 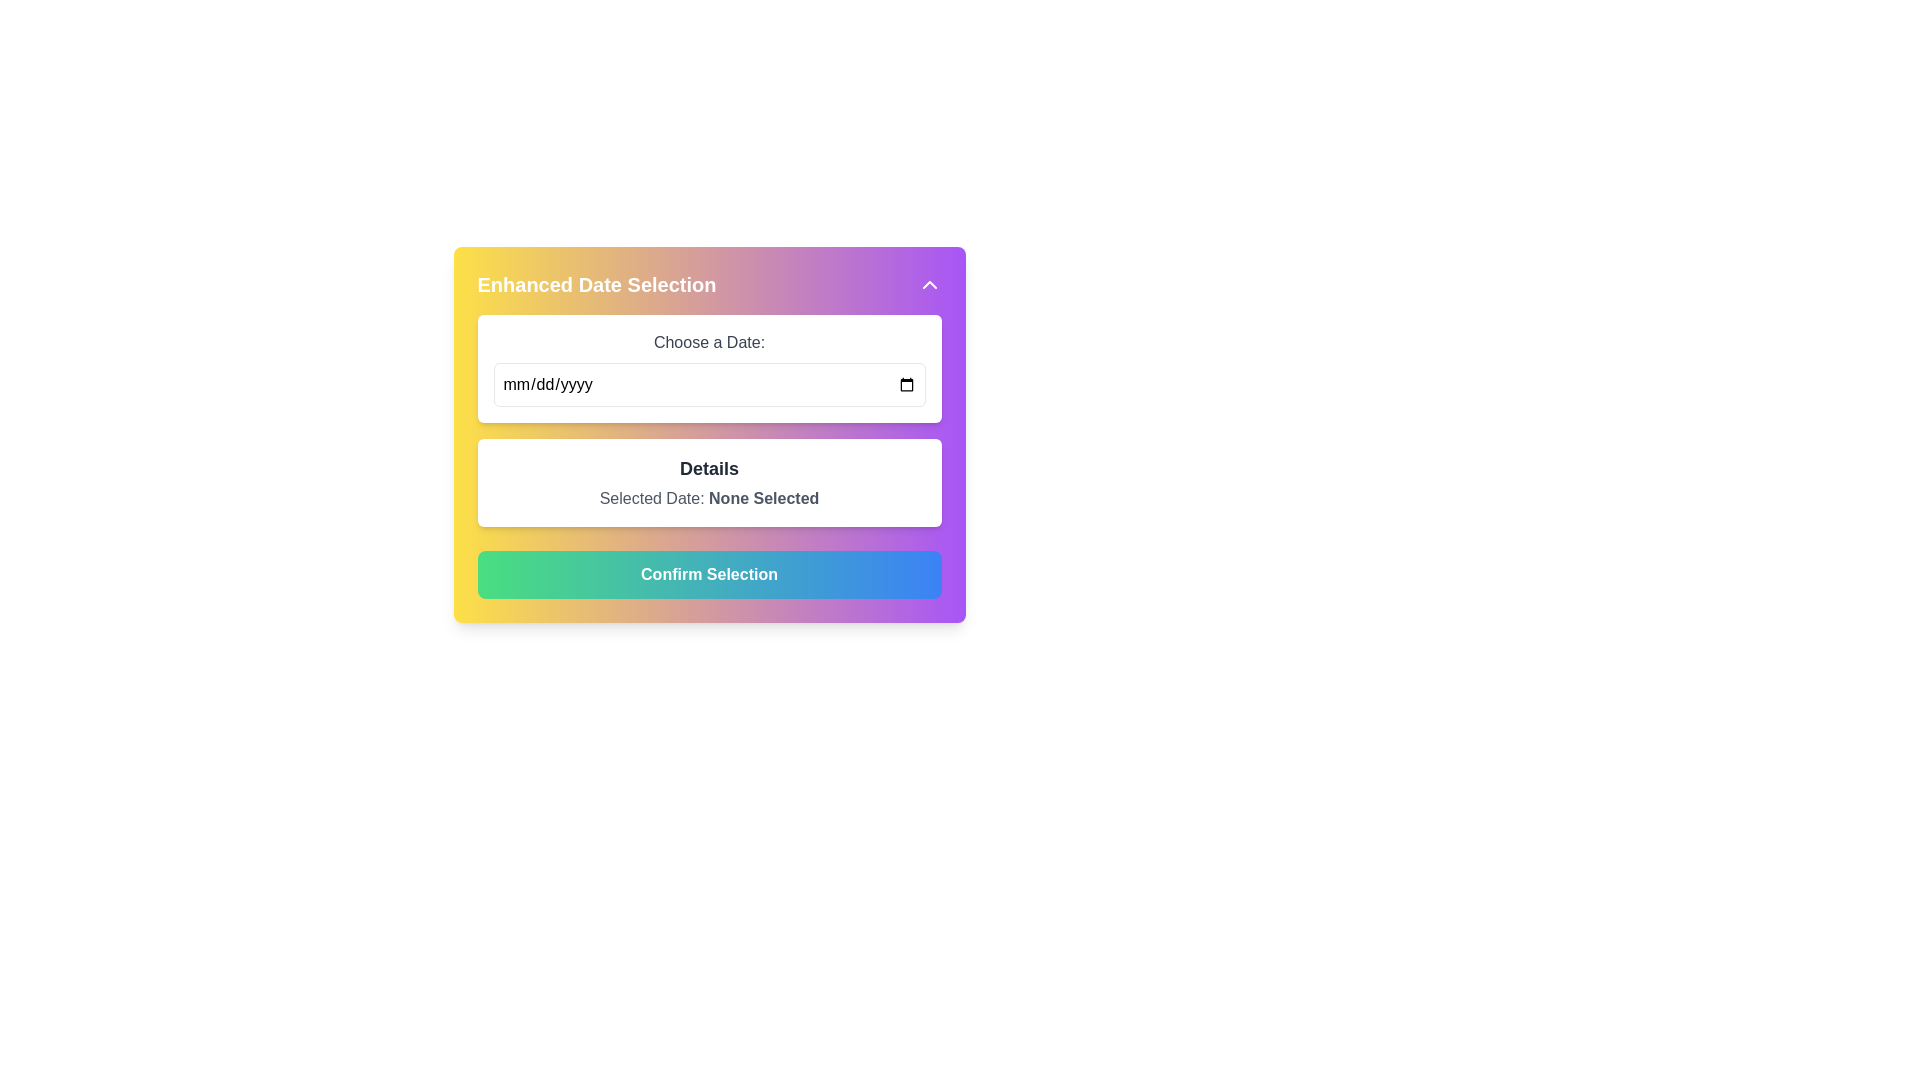 I want to click on the text label 'Choose a Date:' which is styled with medium font weight and gray color, located at the top-center of the white panel in the colorful card interface, so click(x=709, y=342).